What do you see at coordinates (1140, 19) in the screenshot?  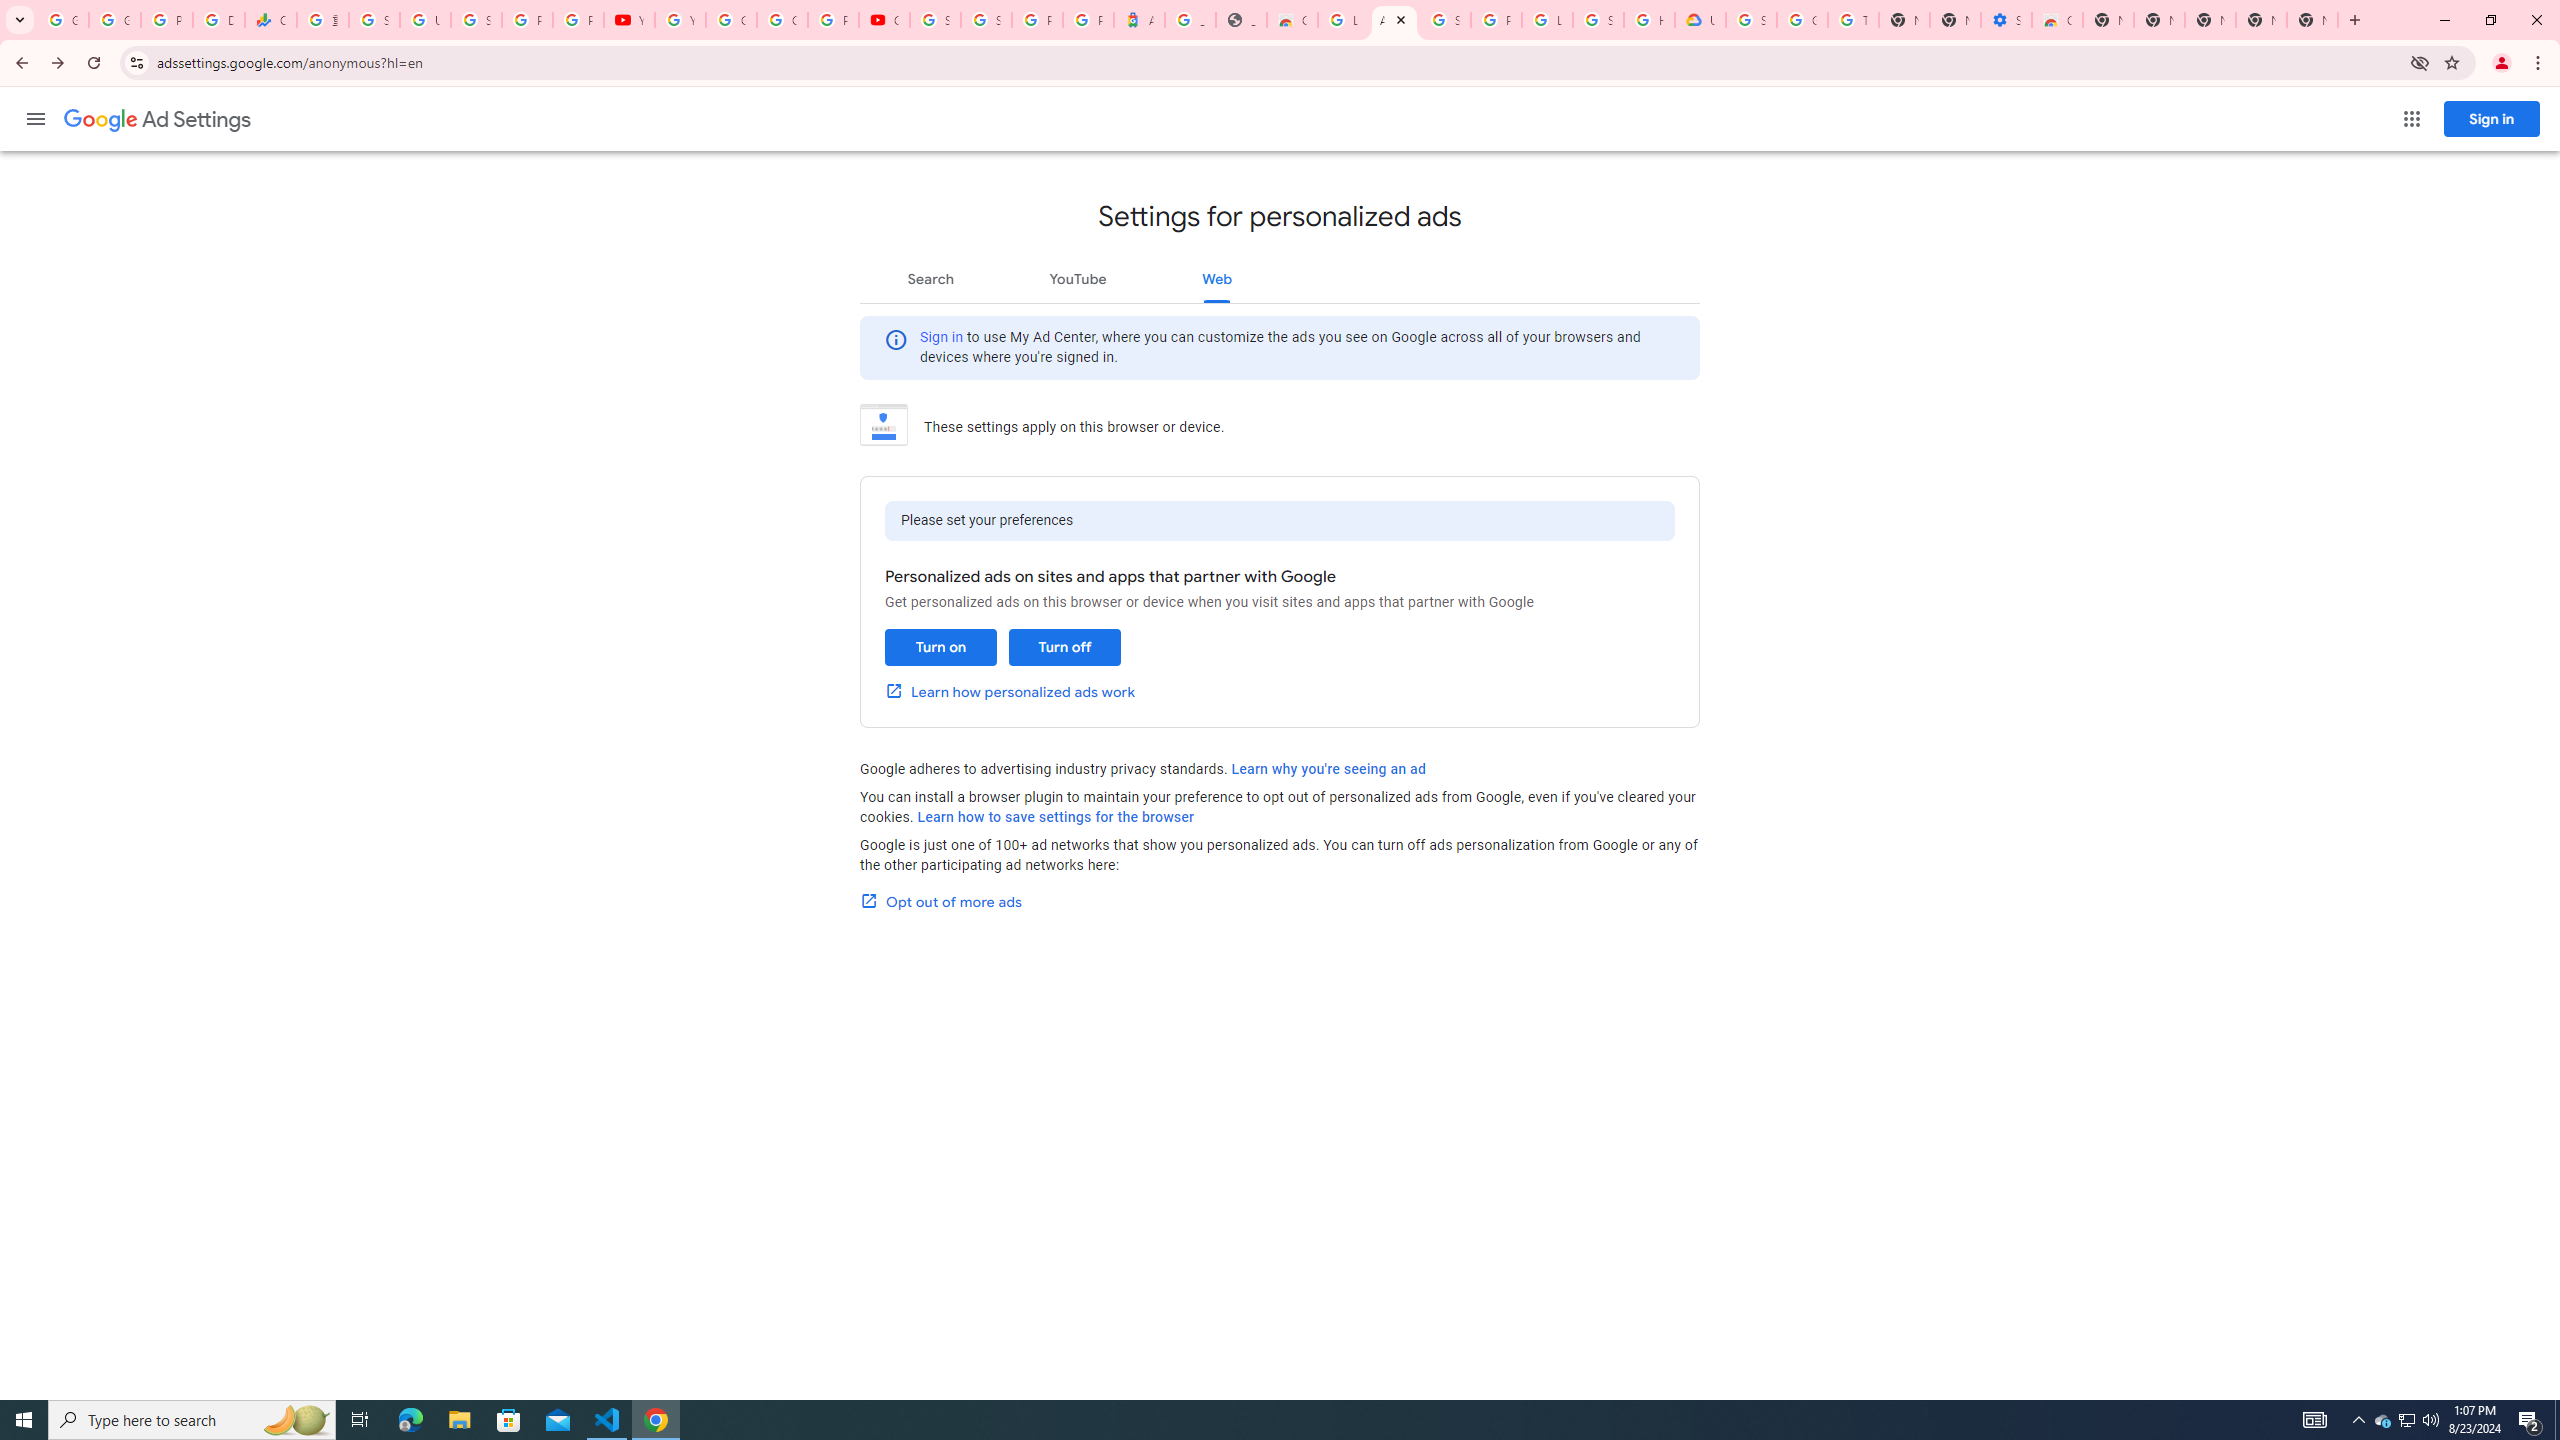 I see `'Atour Hotel - Google hotels'` at bounding box center [1140, 19].